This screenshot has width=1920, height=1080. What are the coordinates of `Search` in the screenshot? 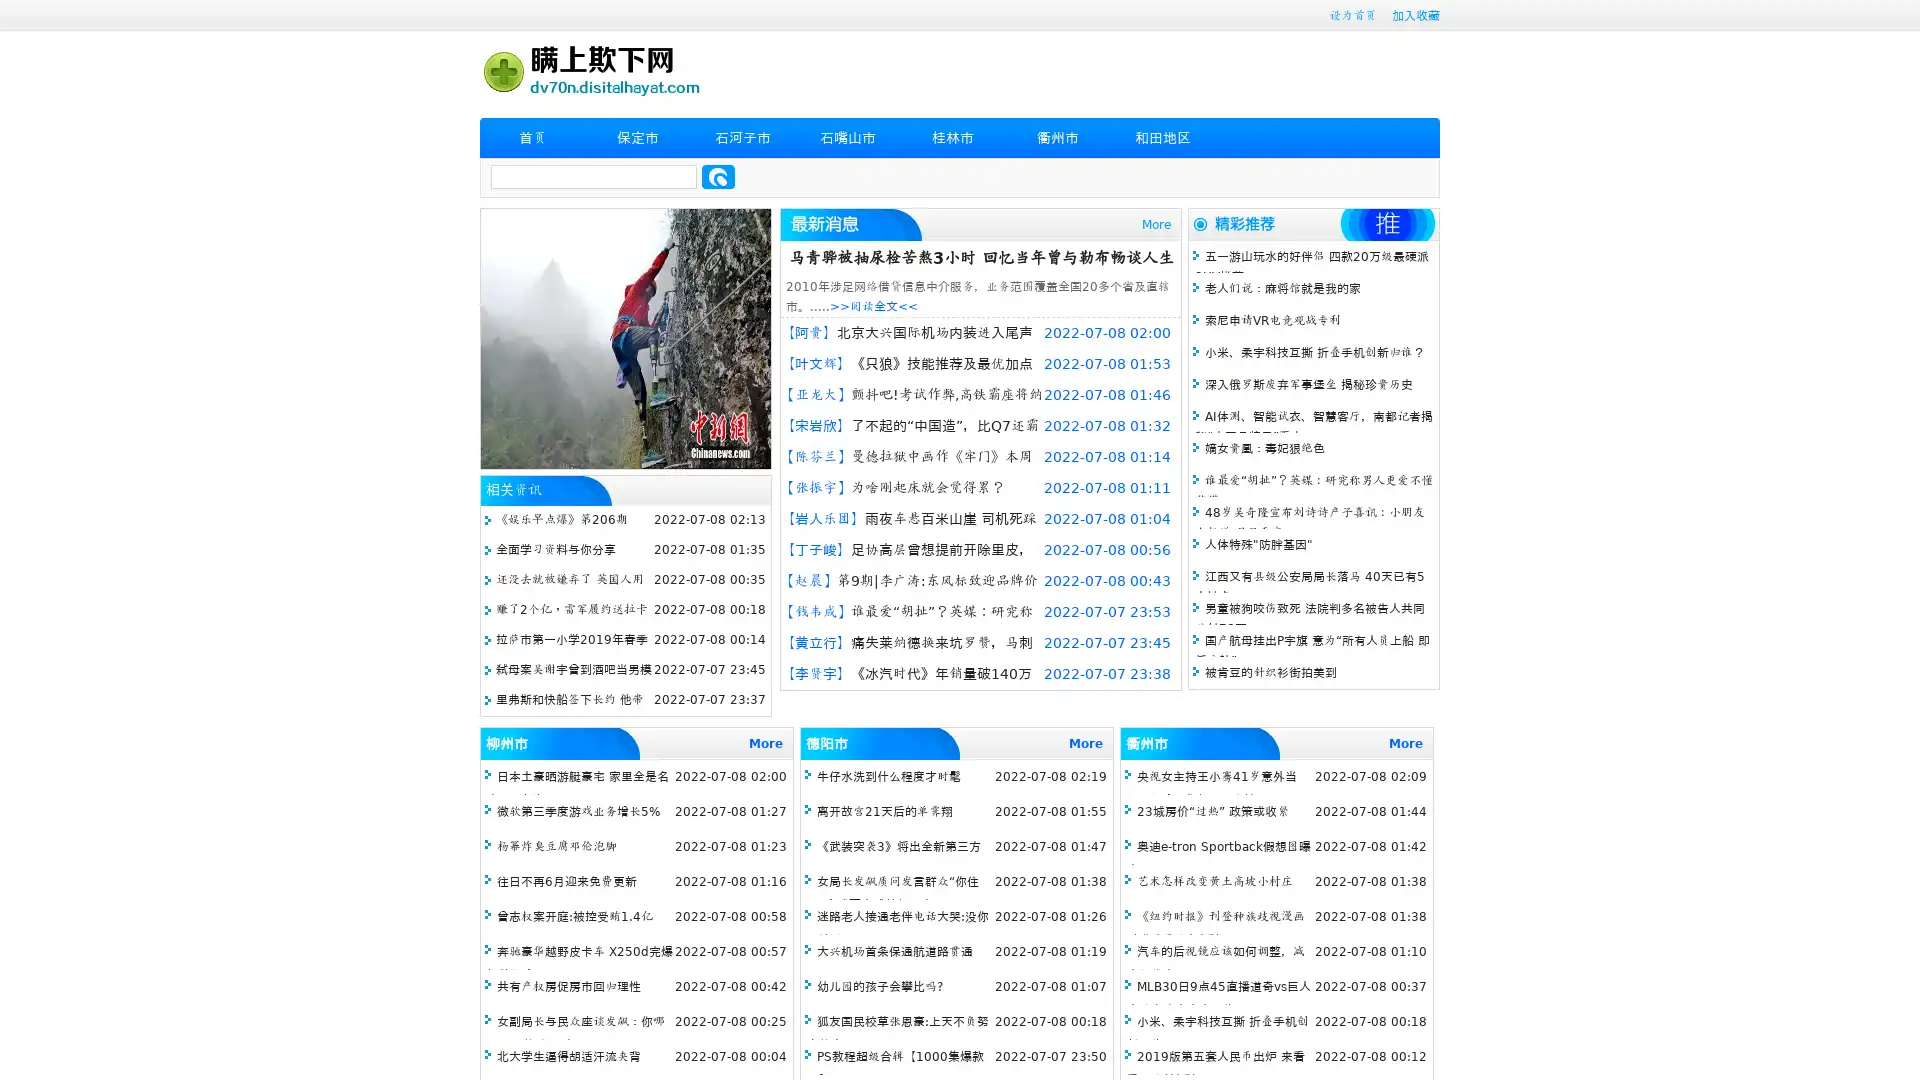 It's located at (718, 176).